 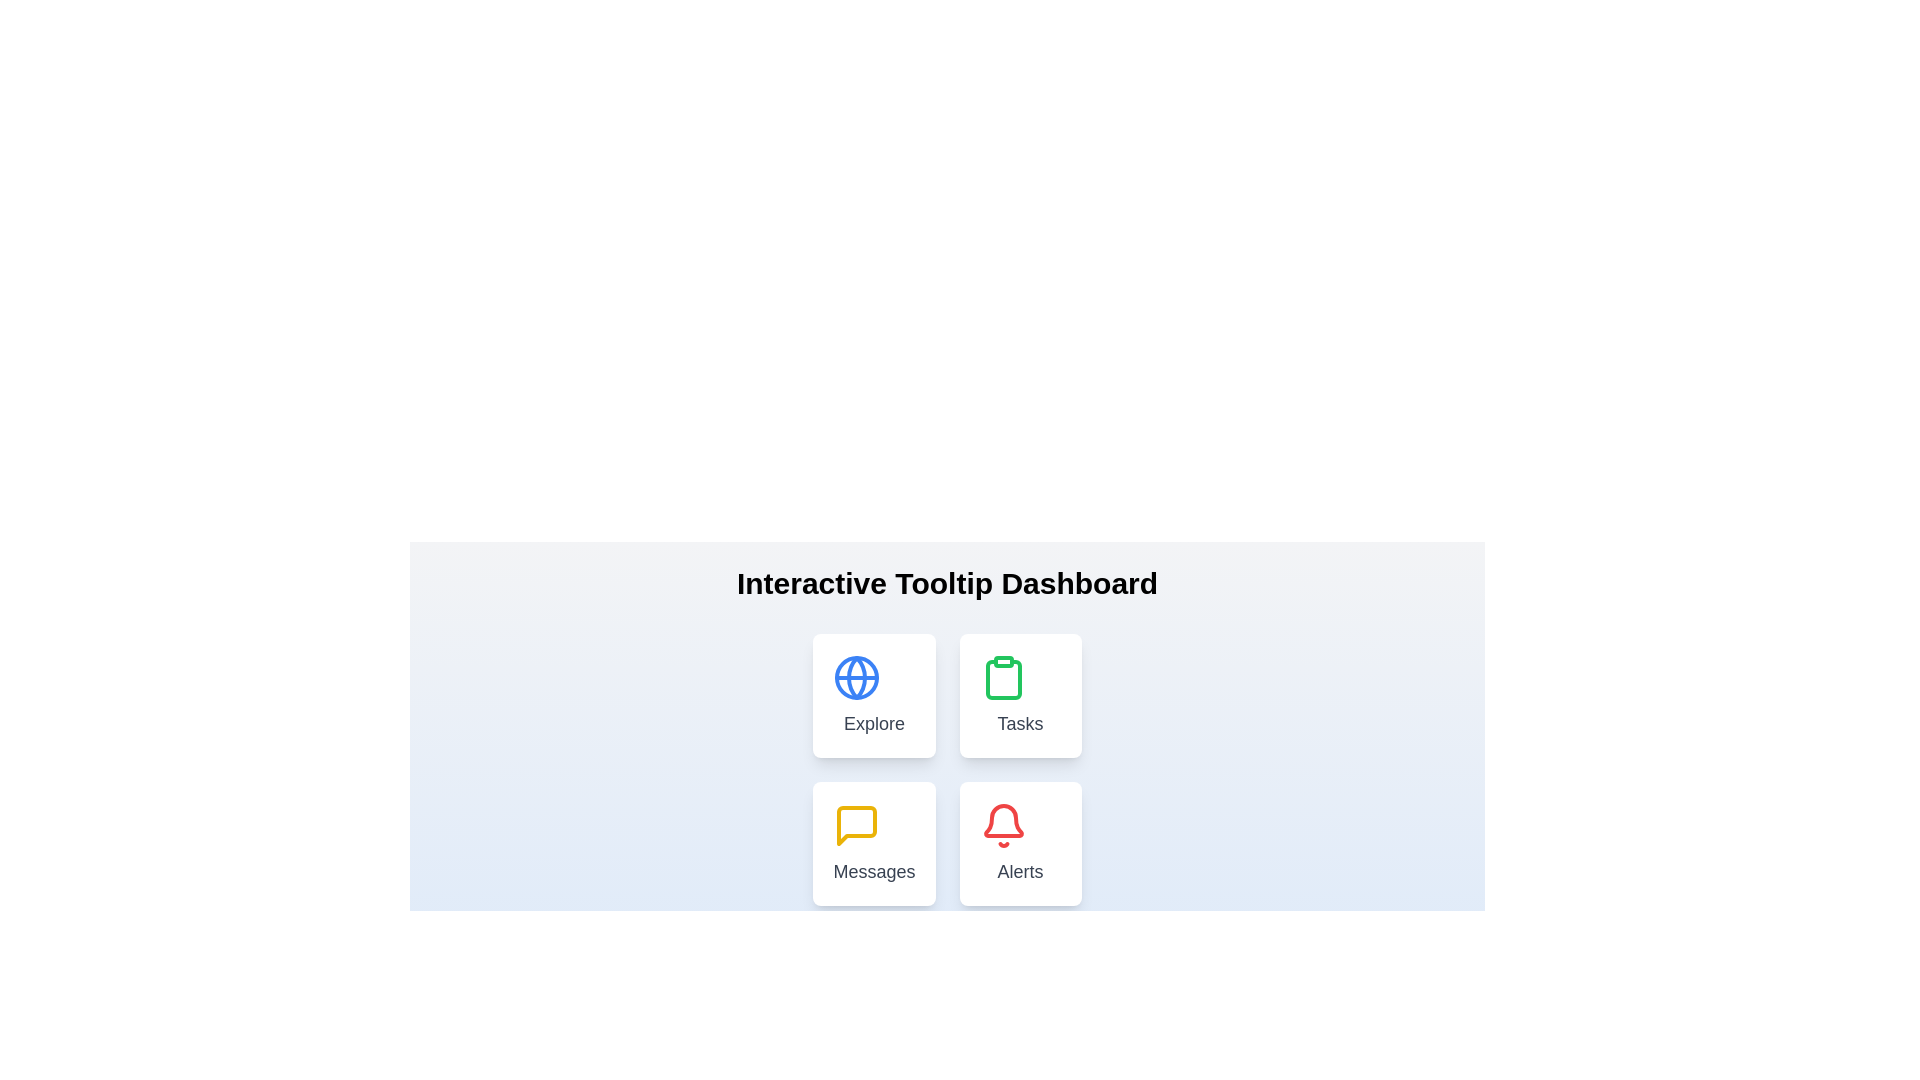 What do you see at coordinates (1003, 662) in the screenshot?
I see `the decorative rectangle with a green stroke at the top-left corner of the 'Tasks' icon to trigger related icon interactions` at bounding box center [1003, 662].